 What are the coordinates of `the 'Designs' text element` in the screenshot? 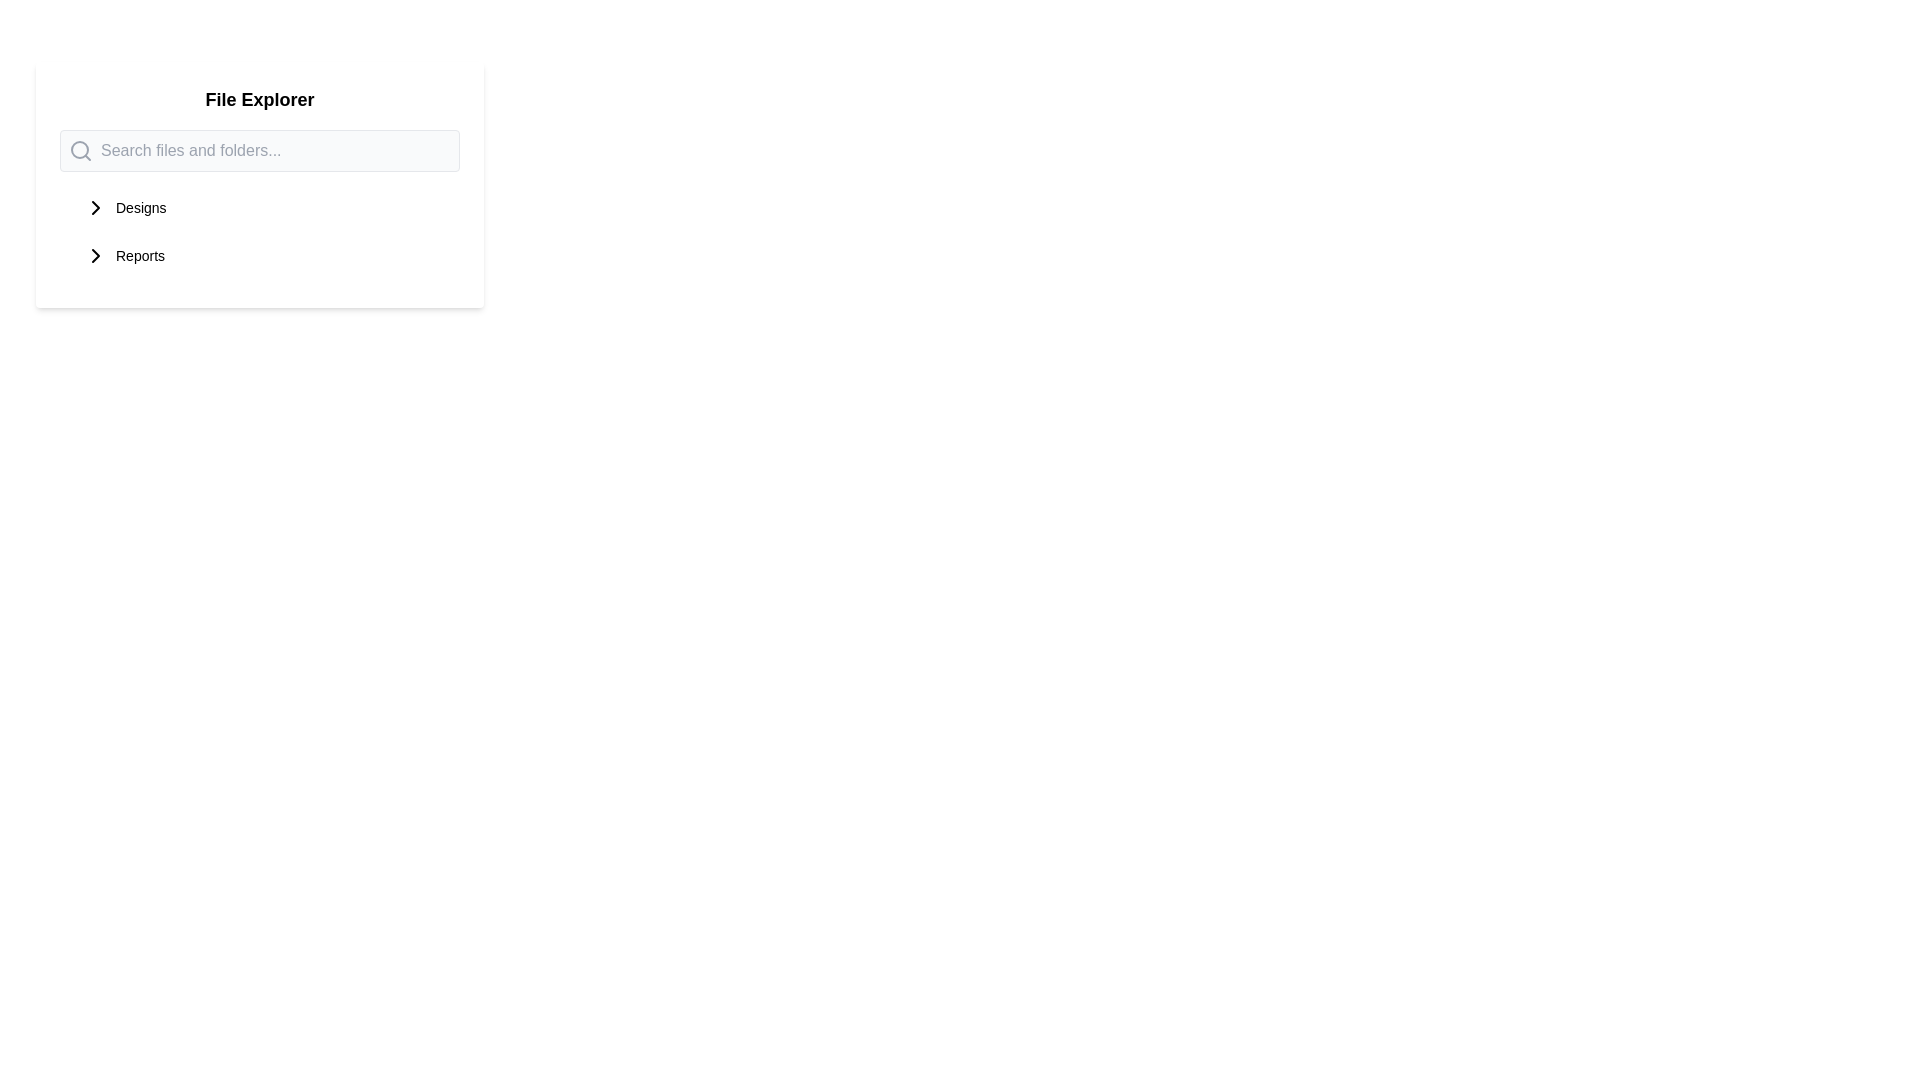 It's located at (139, 208).